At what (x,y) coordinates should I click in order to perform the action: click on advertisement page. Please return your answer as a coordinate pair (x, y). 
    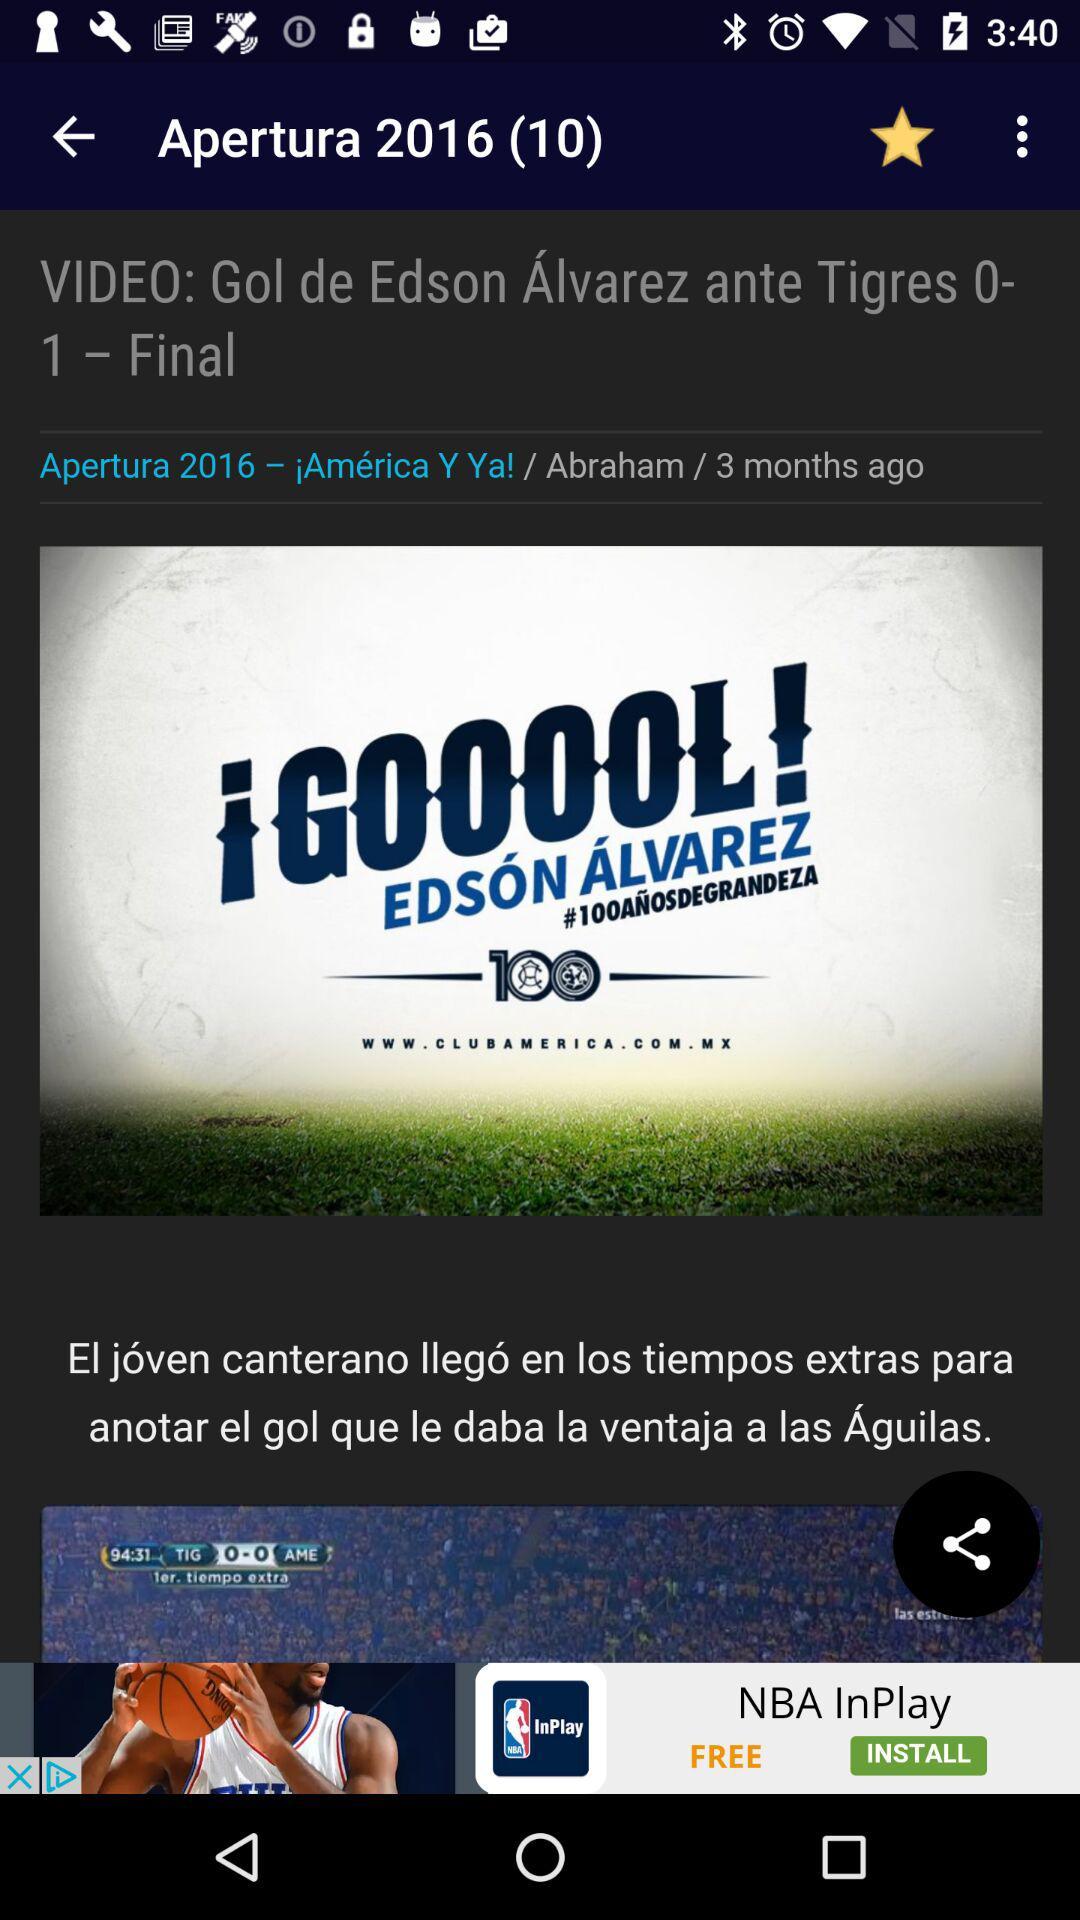
    Looking at the image, I should click on (540, 862).